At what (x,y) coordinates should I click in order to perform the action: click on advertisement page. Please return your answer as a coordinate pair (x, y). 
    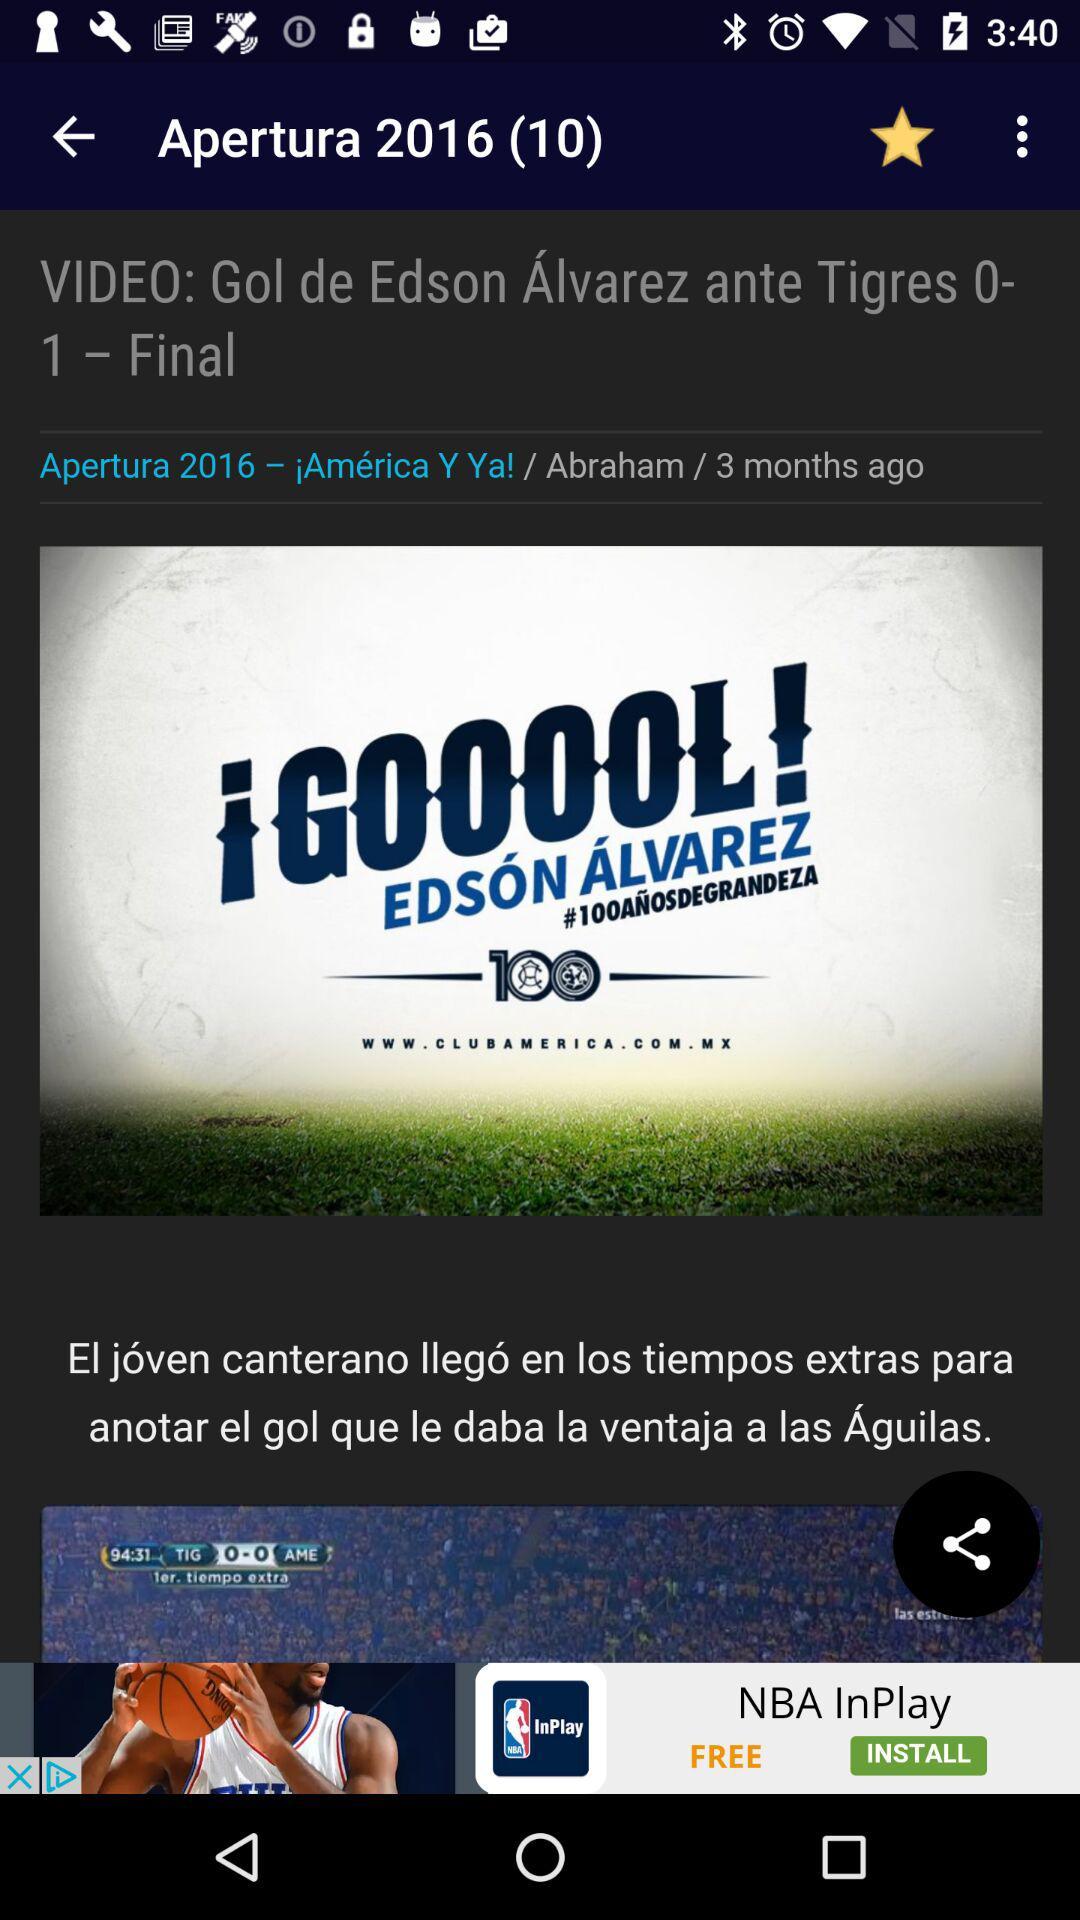
    Looking at the image, I should click on (540, 862).